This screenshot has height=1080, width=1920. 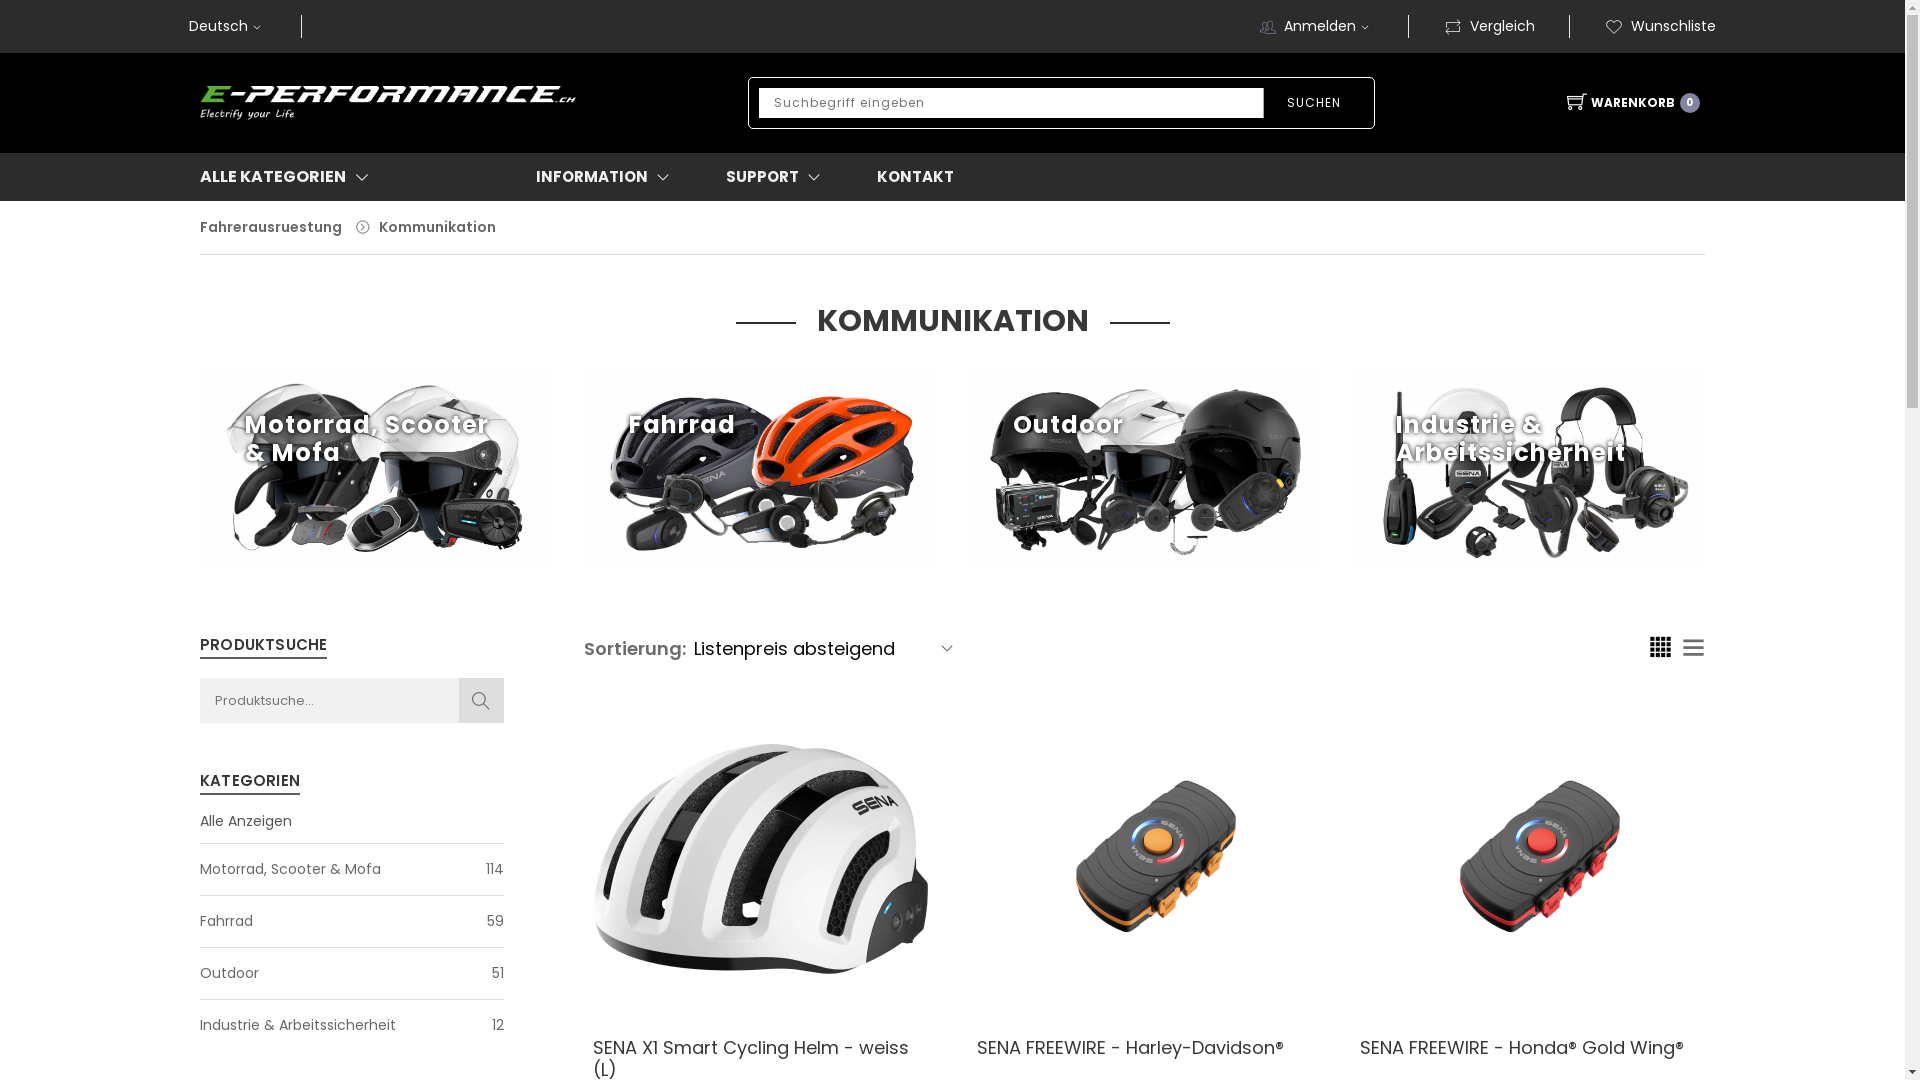 What do you see at coordinates (605, 176) in the screenshot?
I see `'INFORMATION'` at bounding box center [605, 176].